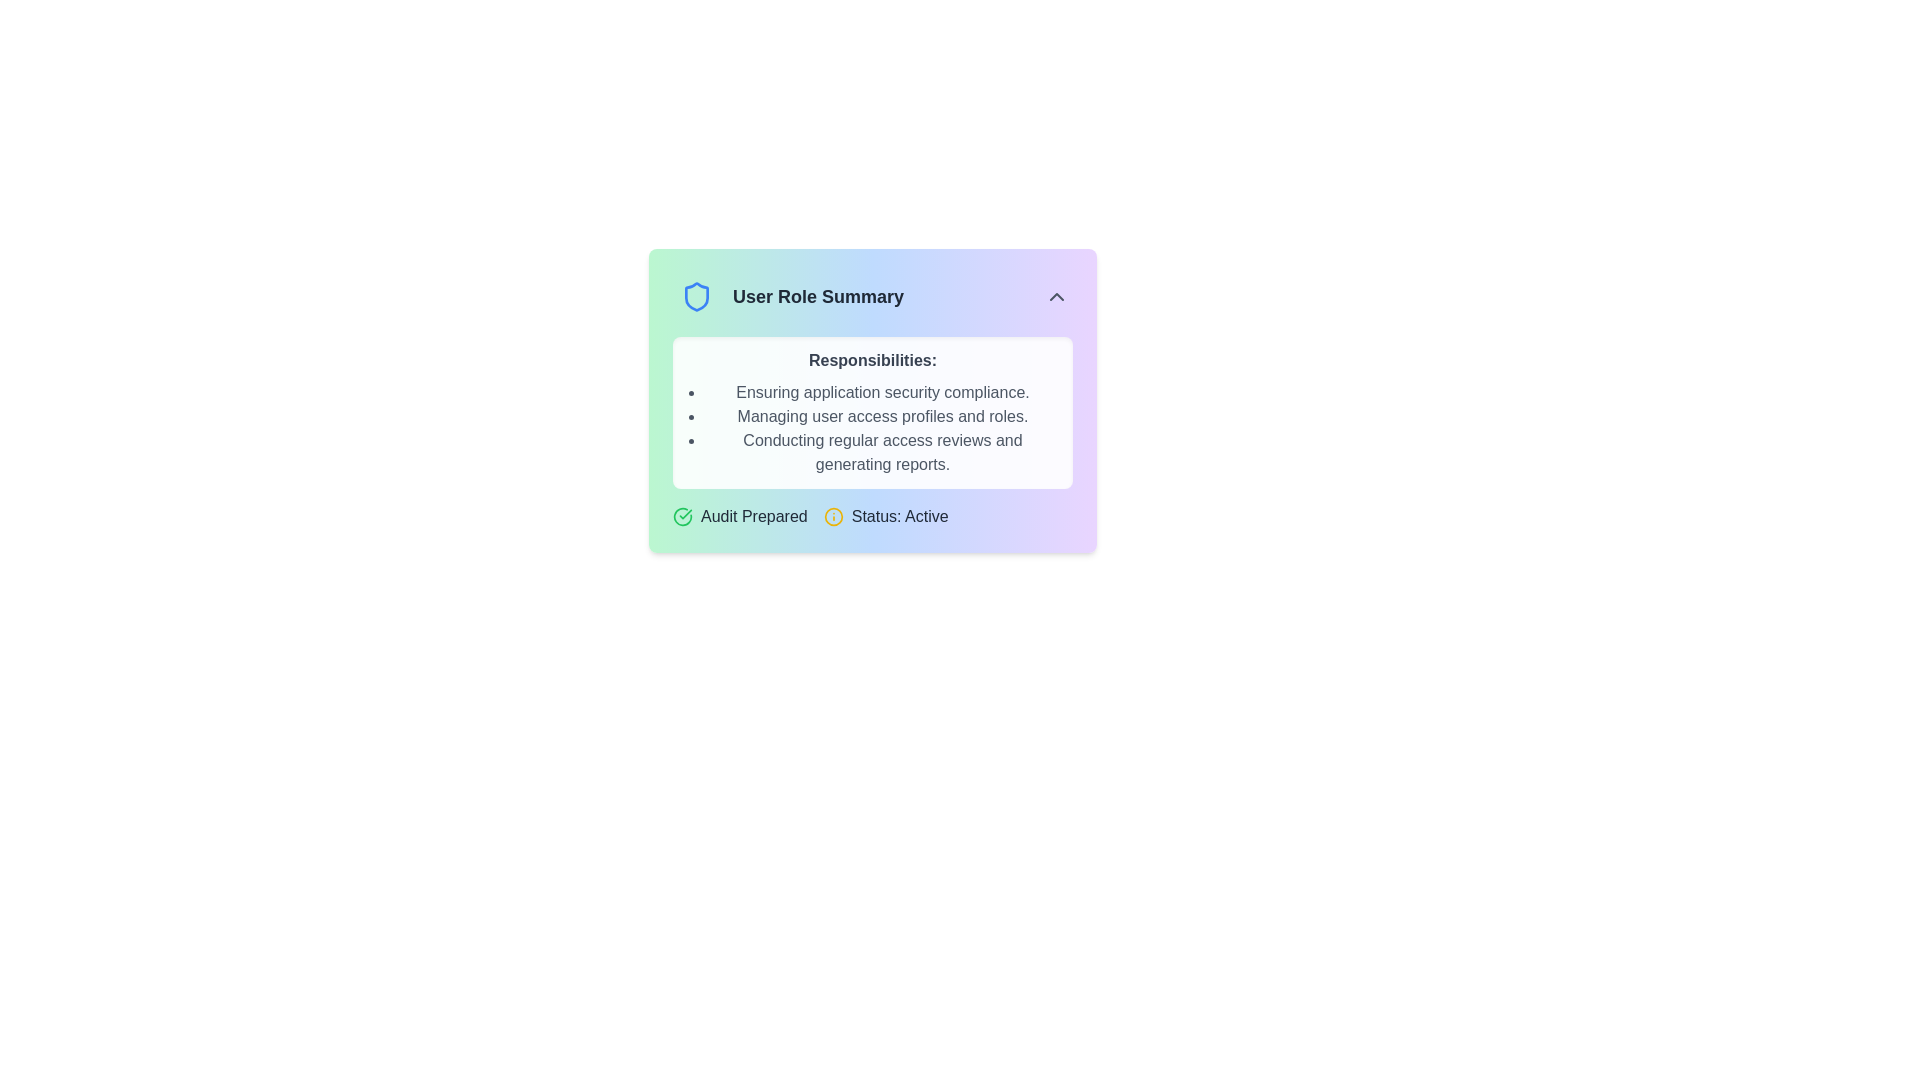 This screenshot has width=1920, height=1080. I want to click on the circular element of the 'Audit Prepared' status indicator icon located in the bottom left corner of the card, so click(682, 515).